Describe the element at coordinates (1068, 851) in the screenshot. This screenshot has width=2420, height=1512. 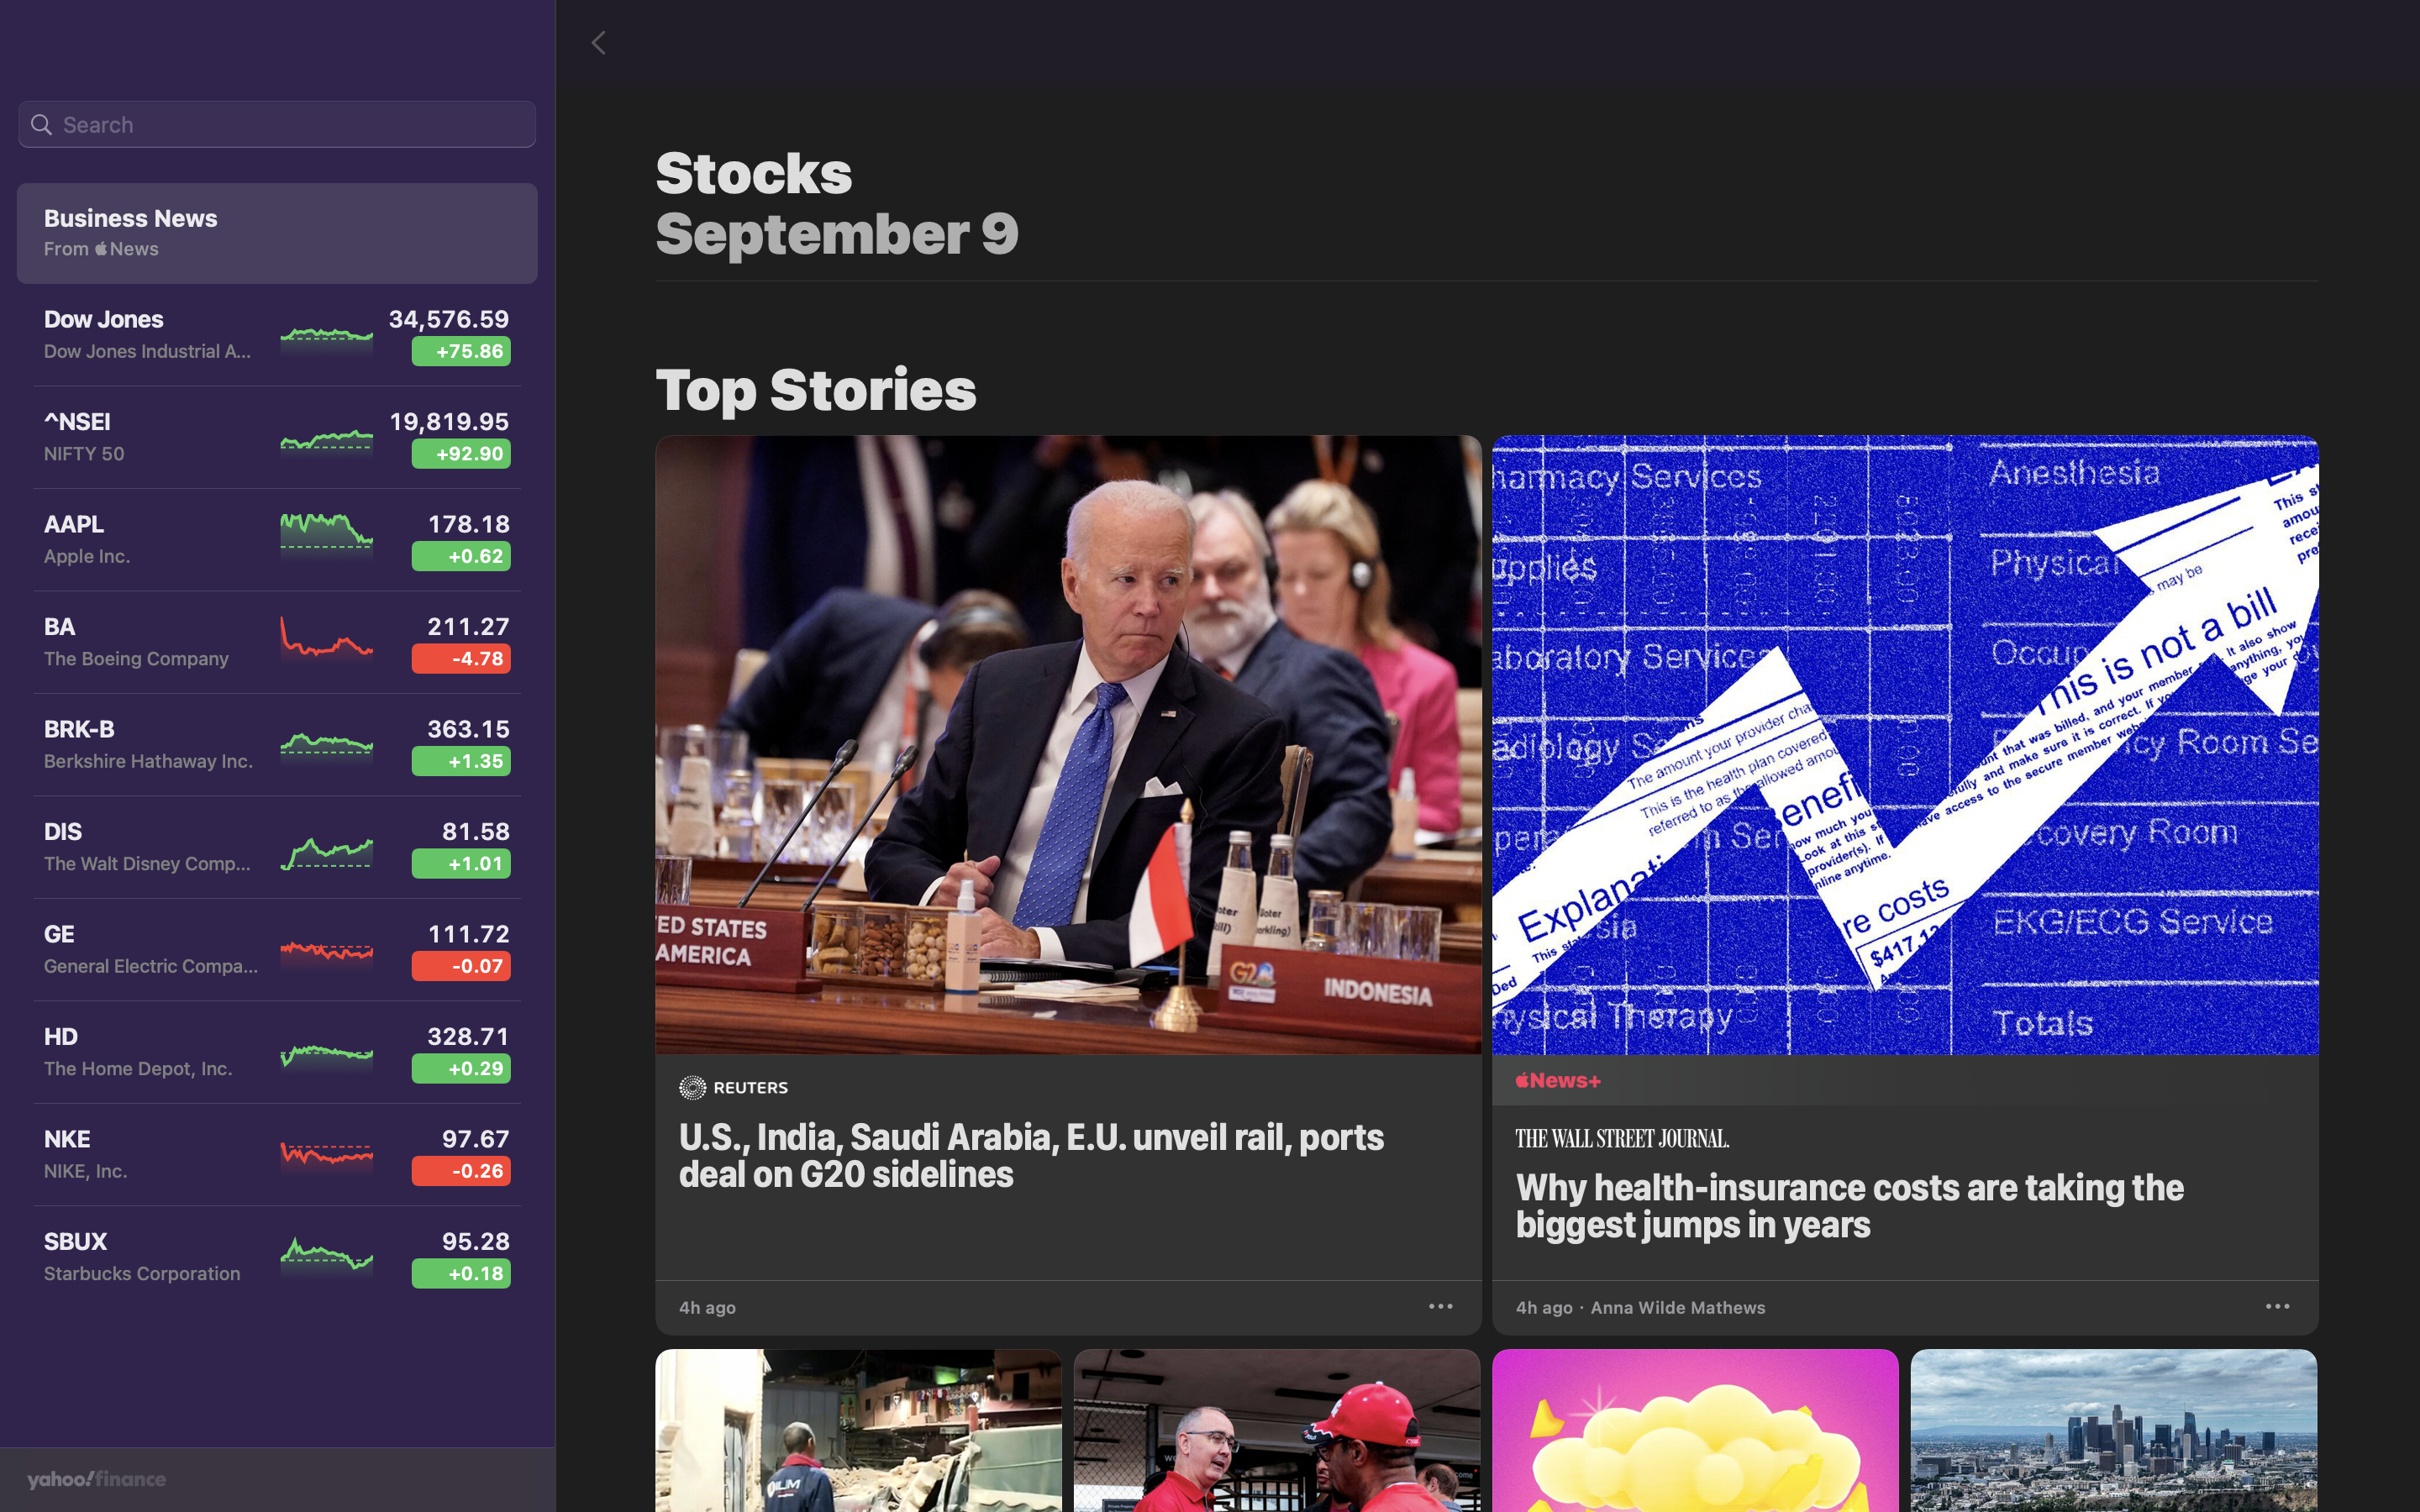
I see `the G20 news that is presented on the panel` at that location.